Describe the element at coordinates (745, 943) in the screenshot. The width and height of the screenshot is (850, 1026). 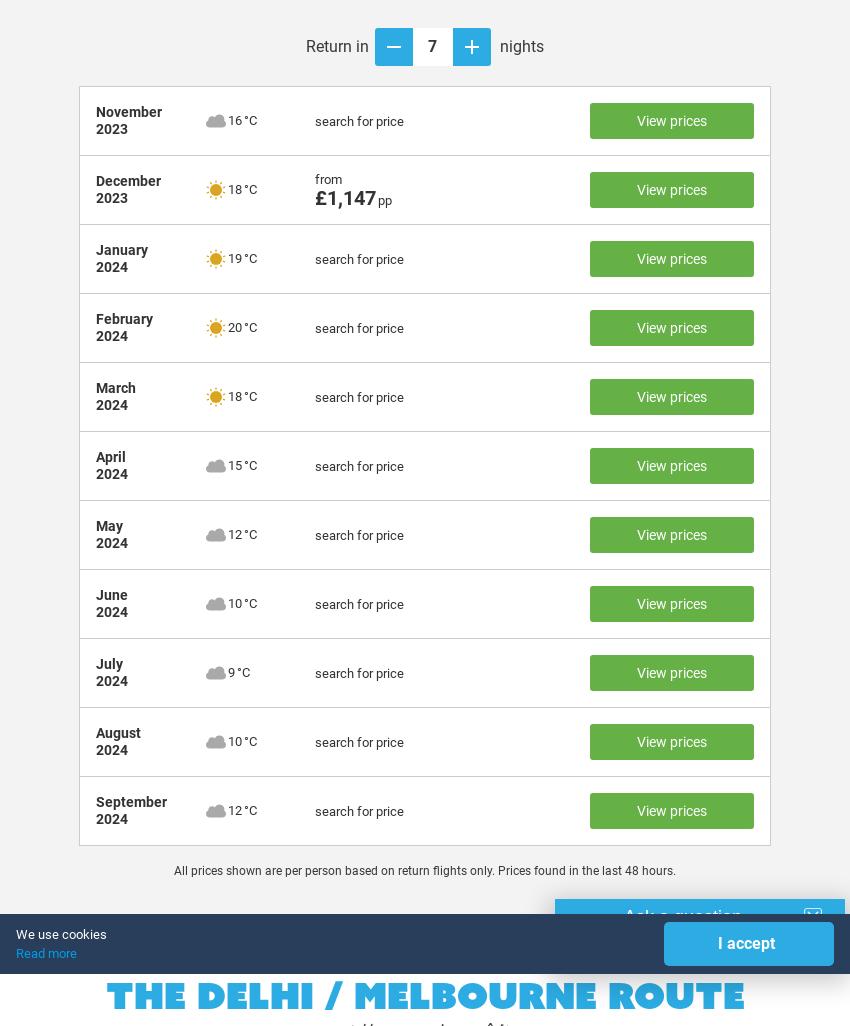
I see `'I accept'` at that location.